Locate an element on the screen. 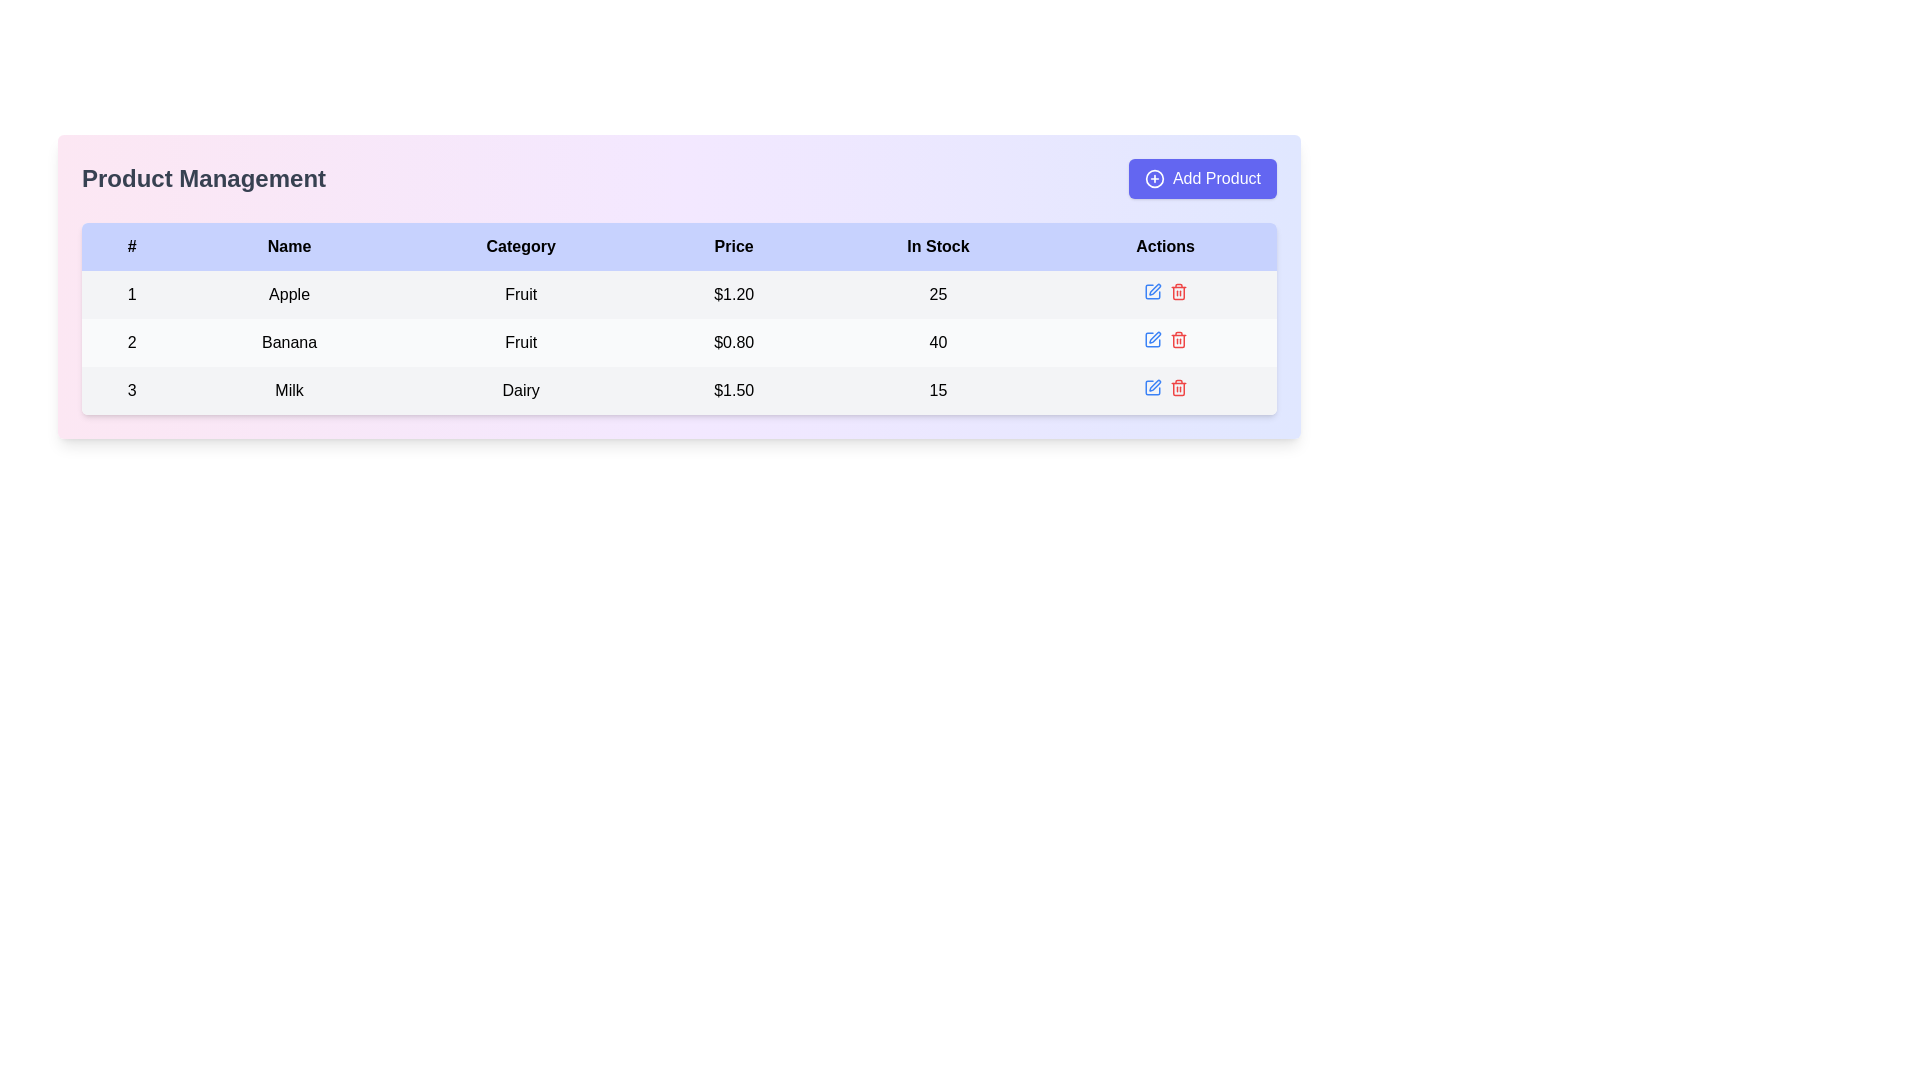 Image resolution: width=1920 pixels, height=1080 pixels. the text label displaying the product name 'Banana', which is centrally aligned in the second row and second column of the table under the 'Name' column, to trigger the tooltip is located at coordinates (288, 342).